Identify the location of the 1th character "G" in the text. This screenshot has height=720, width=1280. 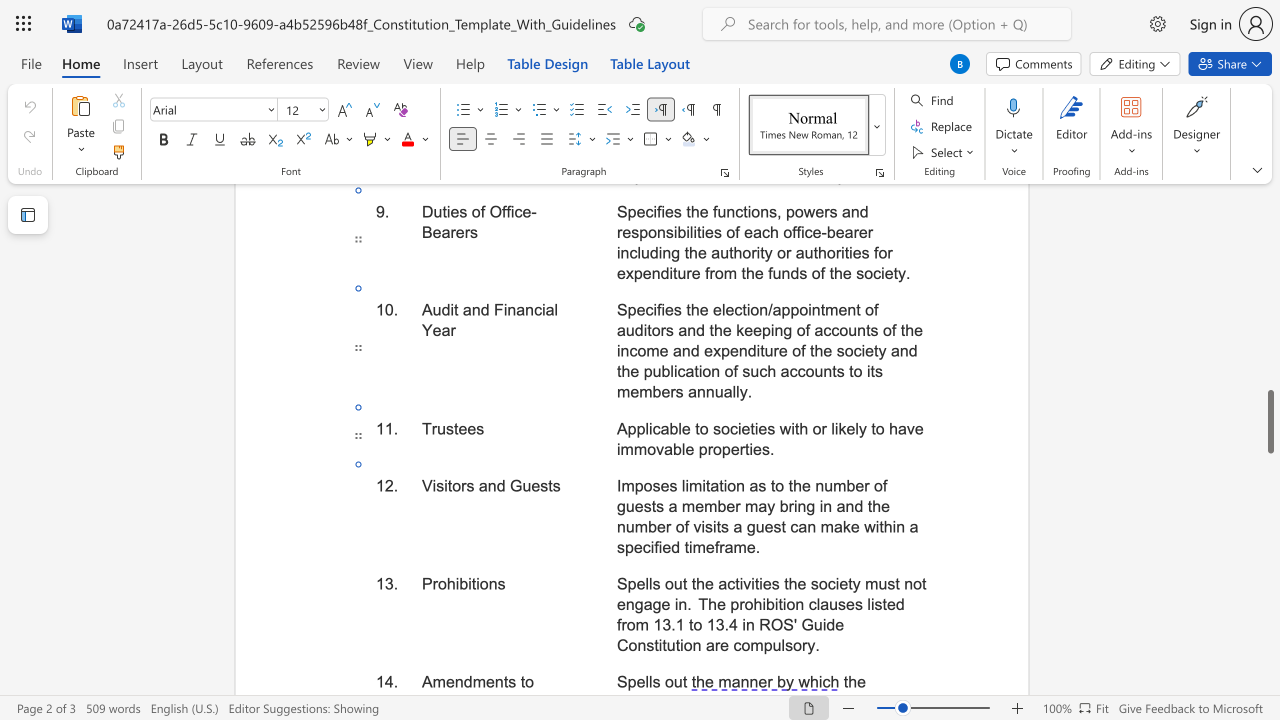
(516, 486).